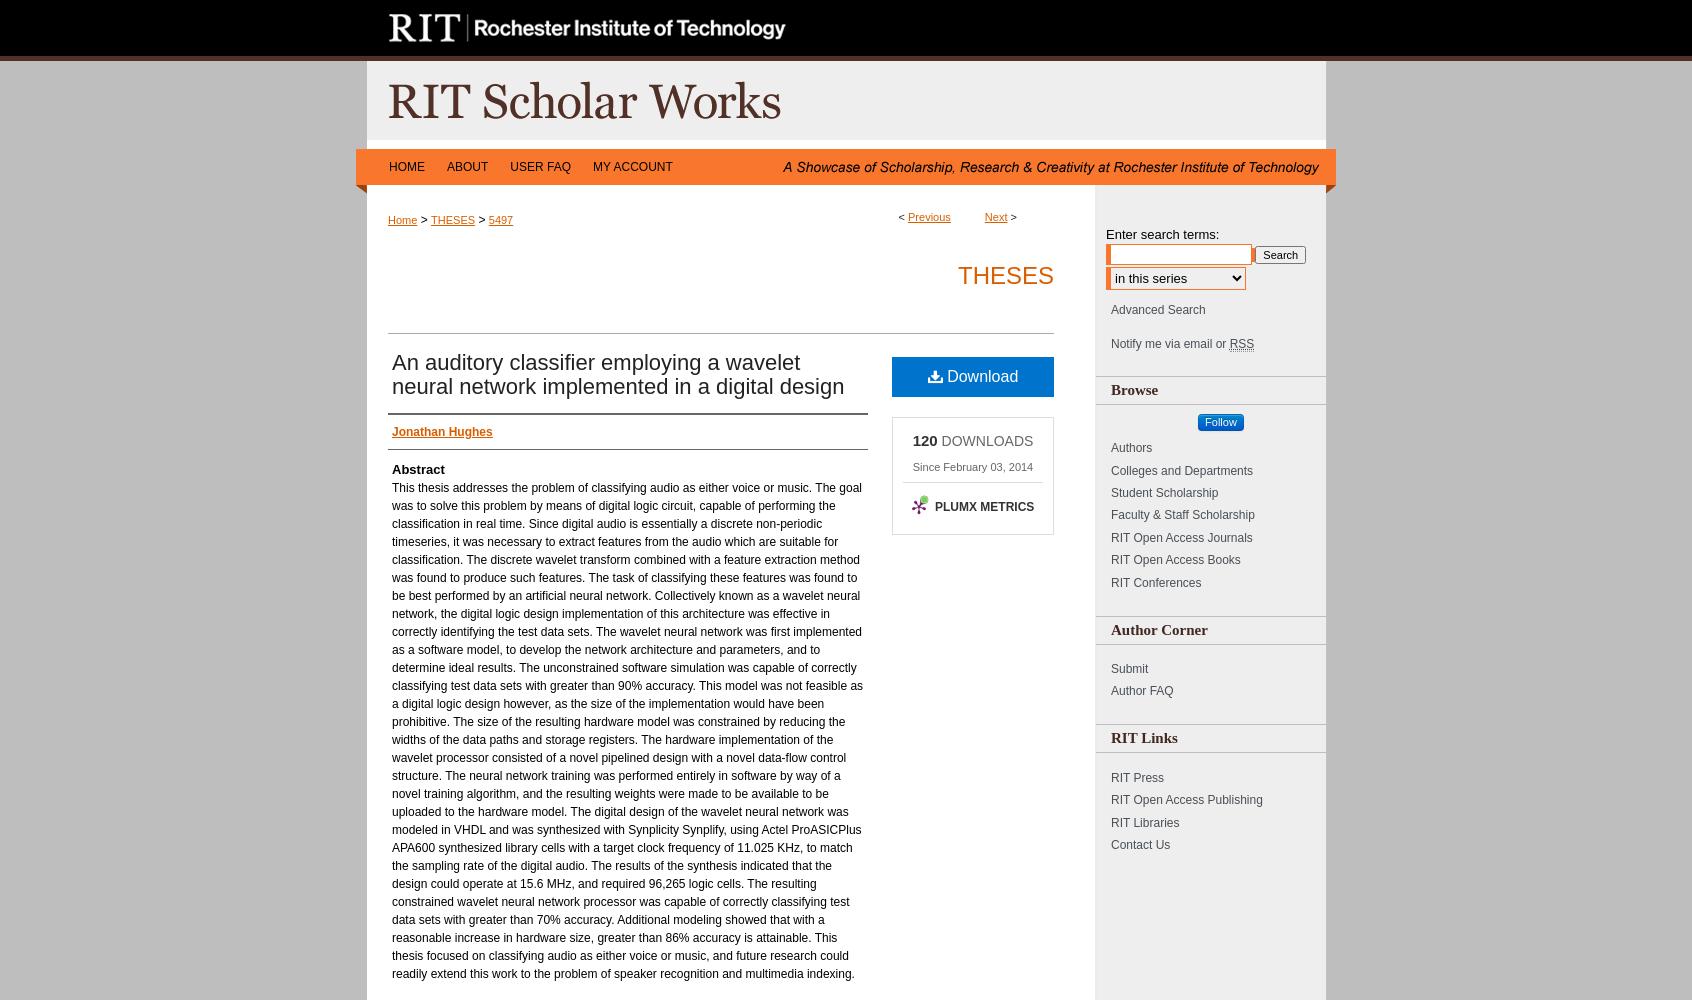 The height and width of the screenshot is (1000, 1692). Describe the element at coordinates (1163, 492) in the screenshot. I see `'Student Scholarship'` at that location.